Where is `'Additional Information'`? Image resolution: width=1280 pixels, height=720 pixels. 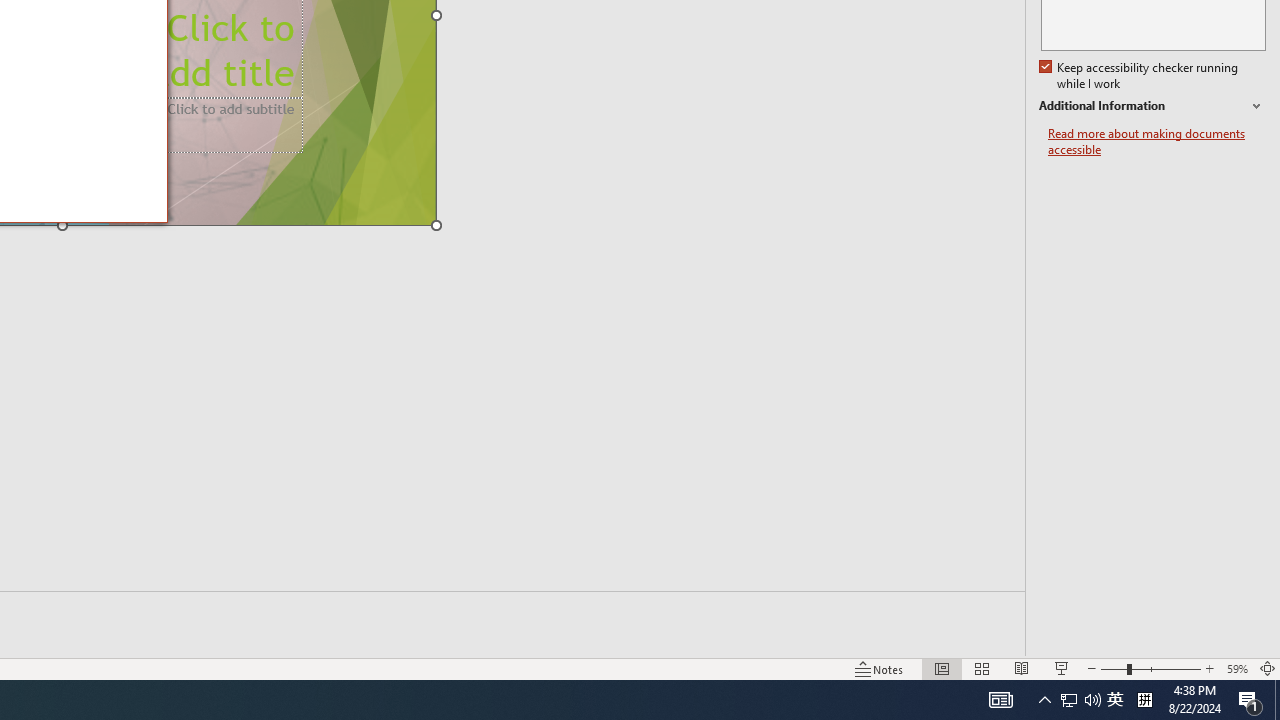
'Additional Information' is located at coordinates (1152, 106).